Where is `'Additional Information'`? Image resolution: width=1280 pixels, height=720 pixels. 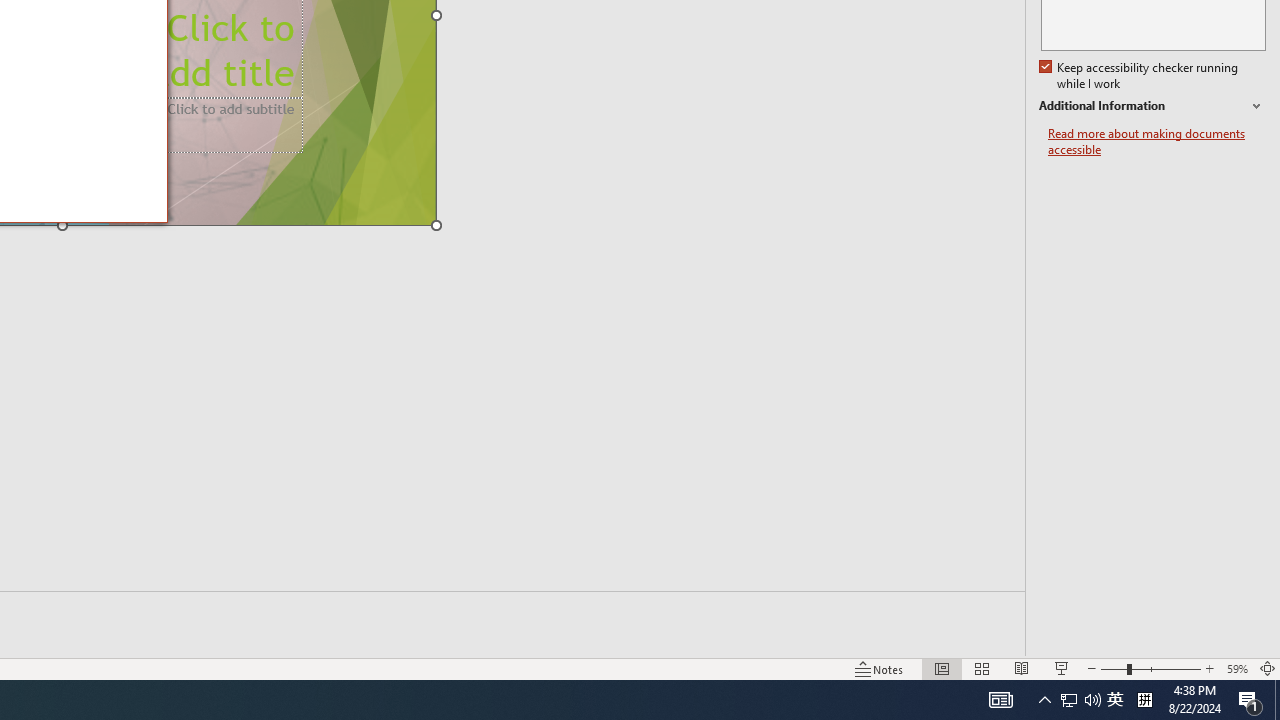
'Additional Information' is located at coordinates (1152, 106).